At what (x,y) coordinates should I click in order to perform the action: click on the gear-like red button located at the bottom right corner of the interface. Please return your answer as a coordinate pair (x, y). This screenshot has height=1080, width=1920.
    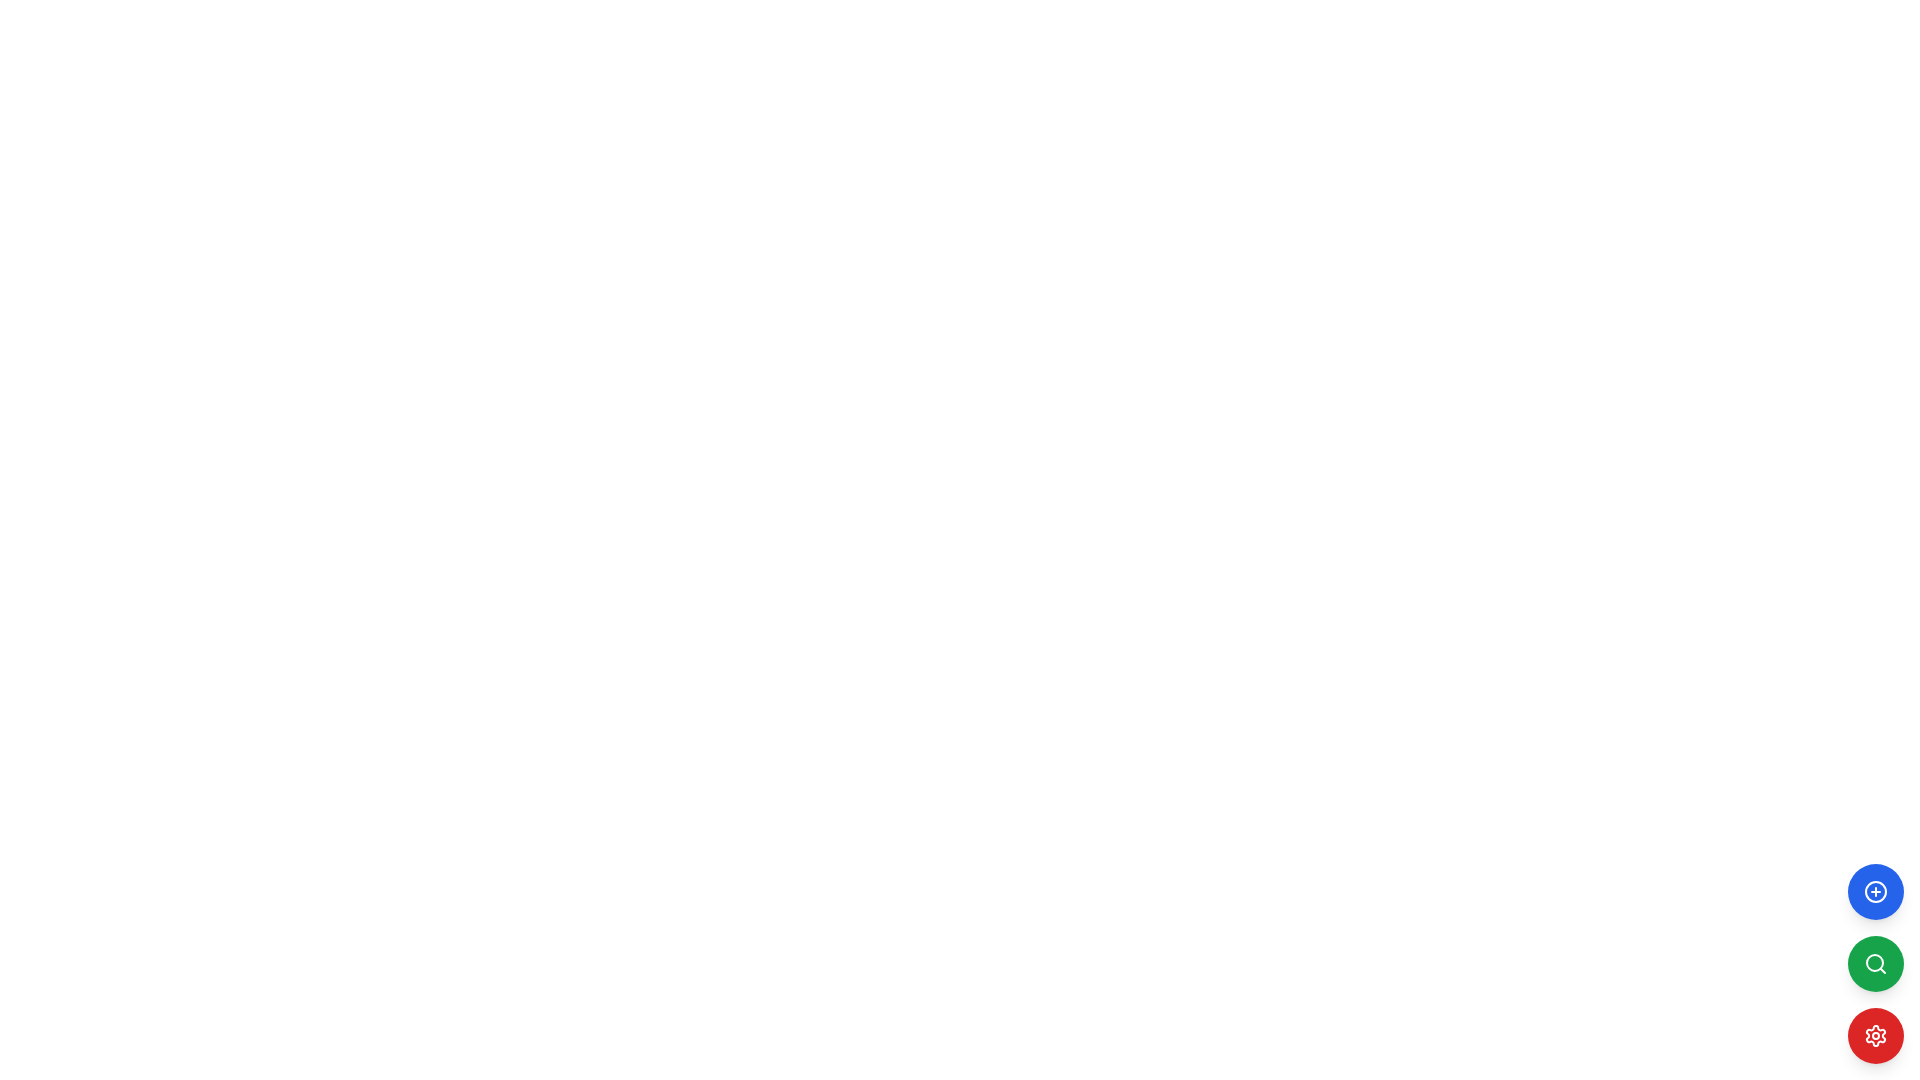
    Looking at the image, I should click on (1875, 1035).